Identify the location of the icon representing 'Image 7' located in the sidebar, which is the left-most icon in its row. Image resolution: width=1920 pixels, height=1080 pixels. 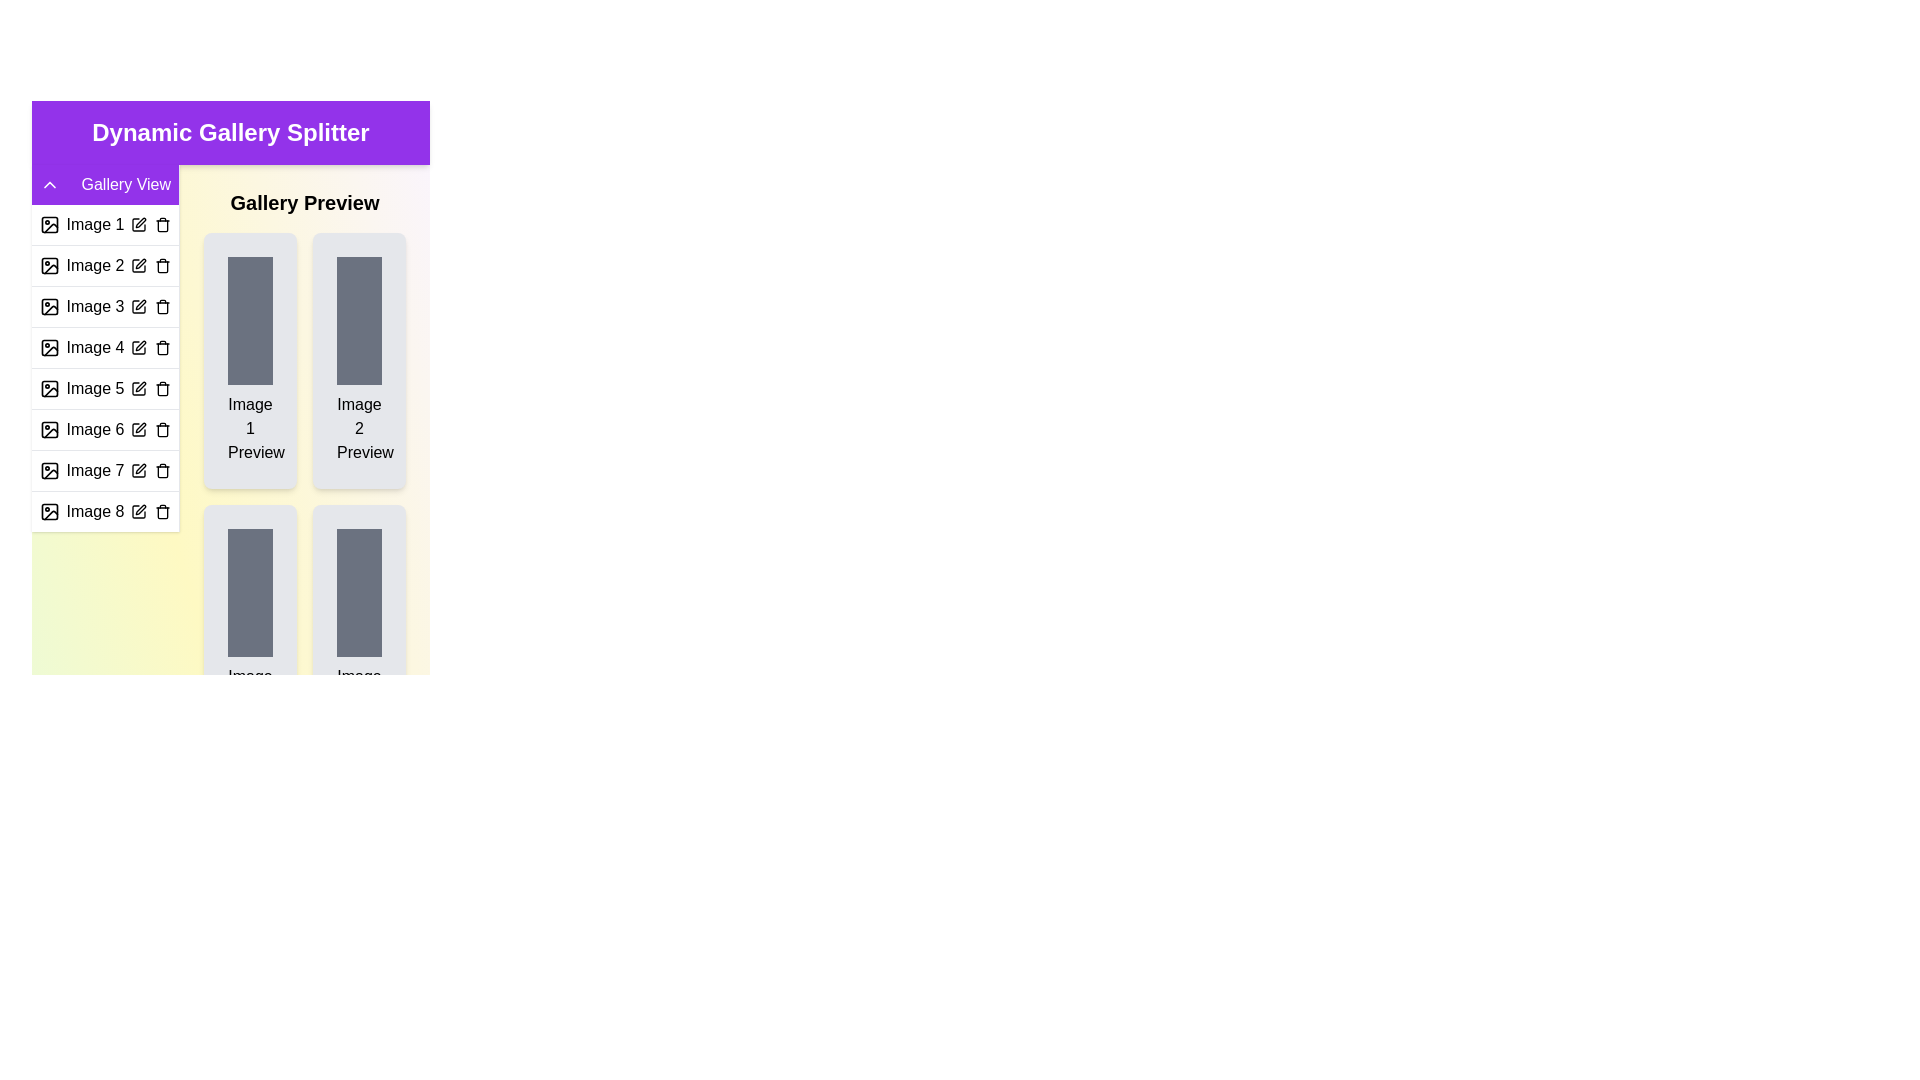
(49, 470).